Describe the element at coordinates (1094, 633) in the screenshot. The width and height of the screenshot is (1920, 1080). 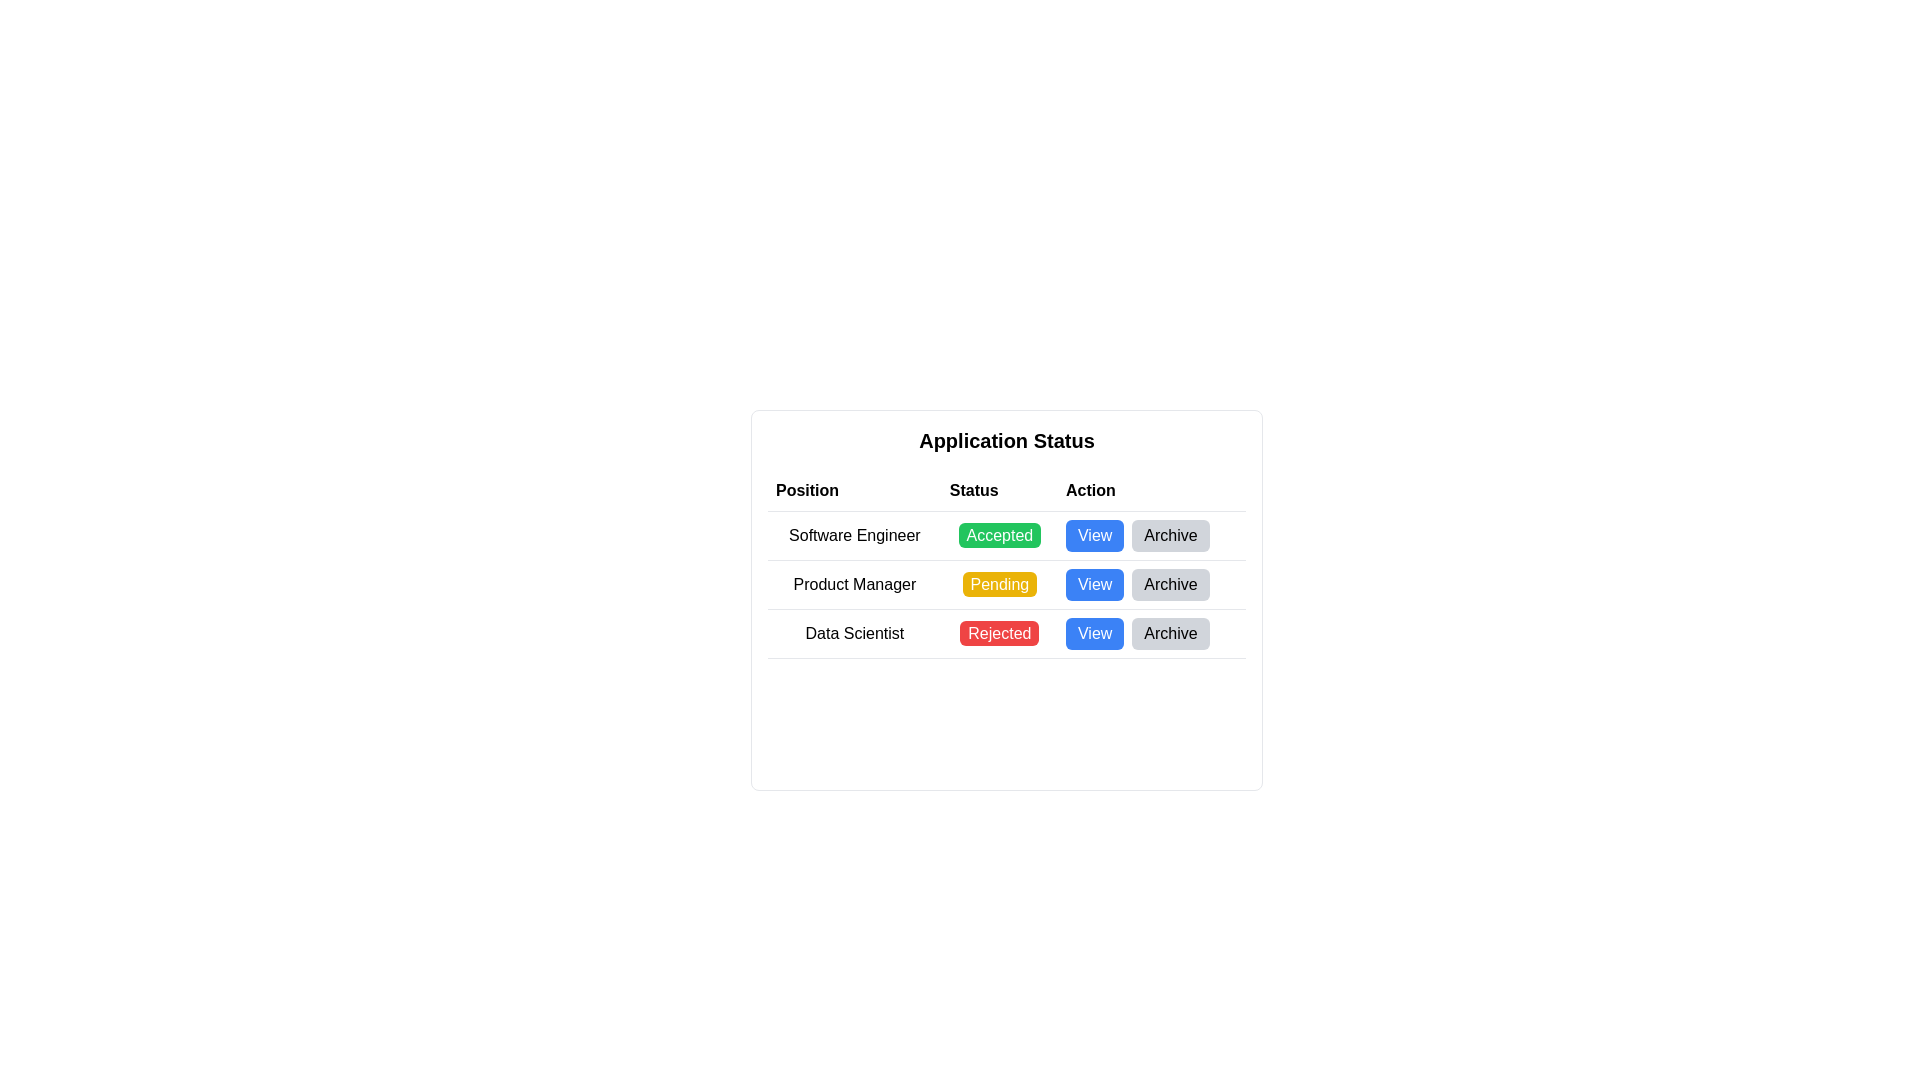
I see `the button in the 'Action' column of the table corresponding to the 'Data Scientist' position` at that location.